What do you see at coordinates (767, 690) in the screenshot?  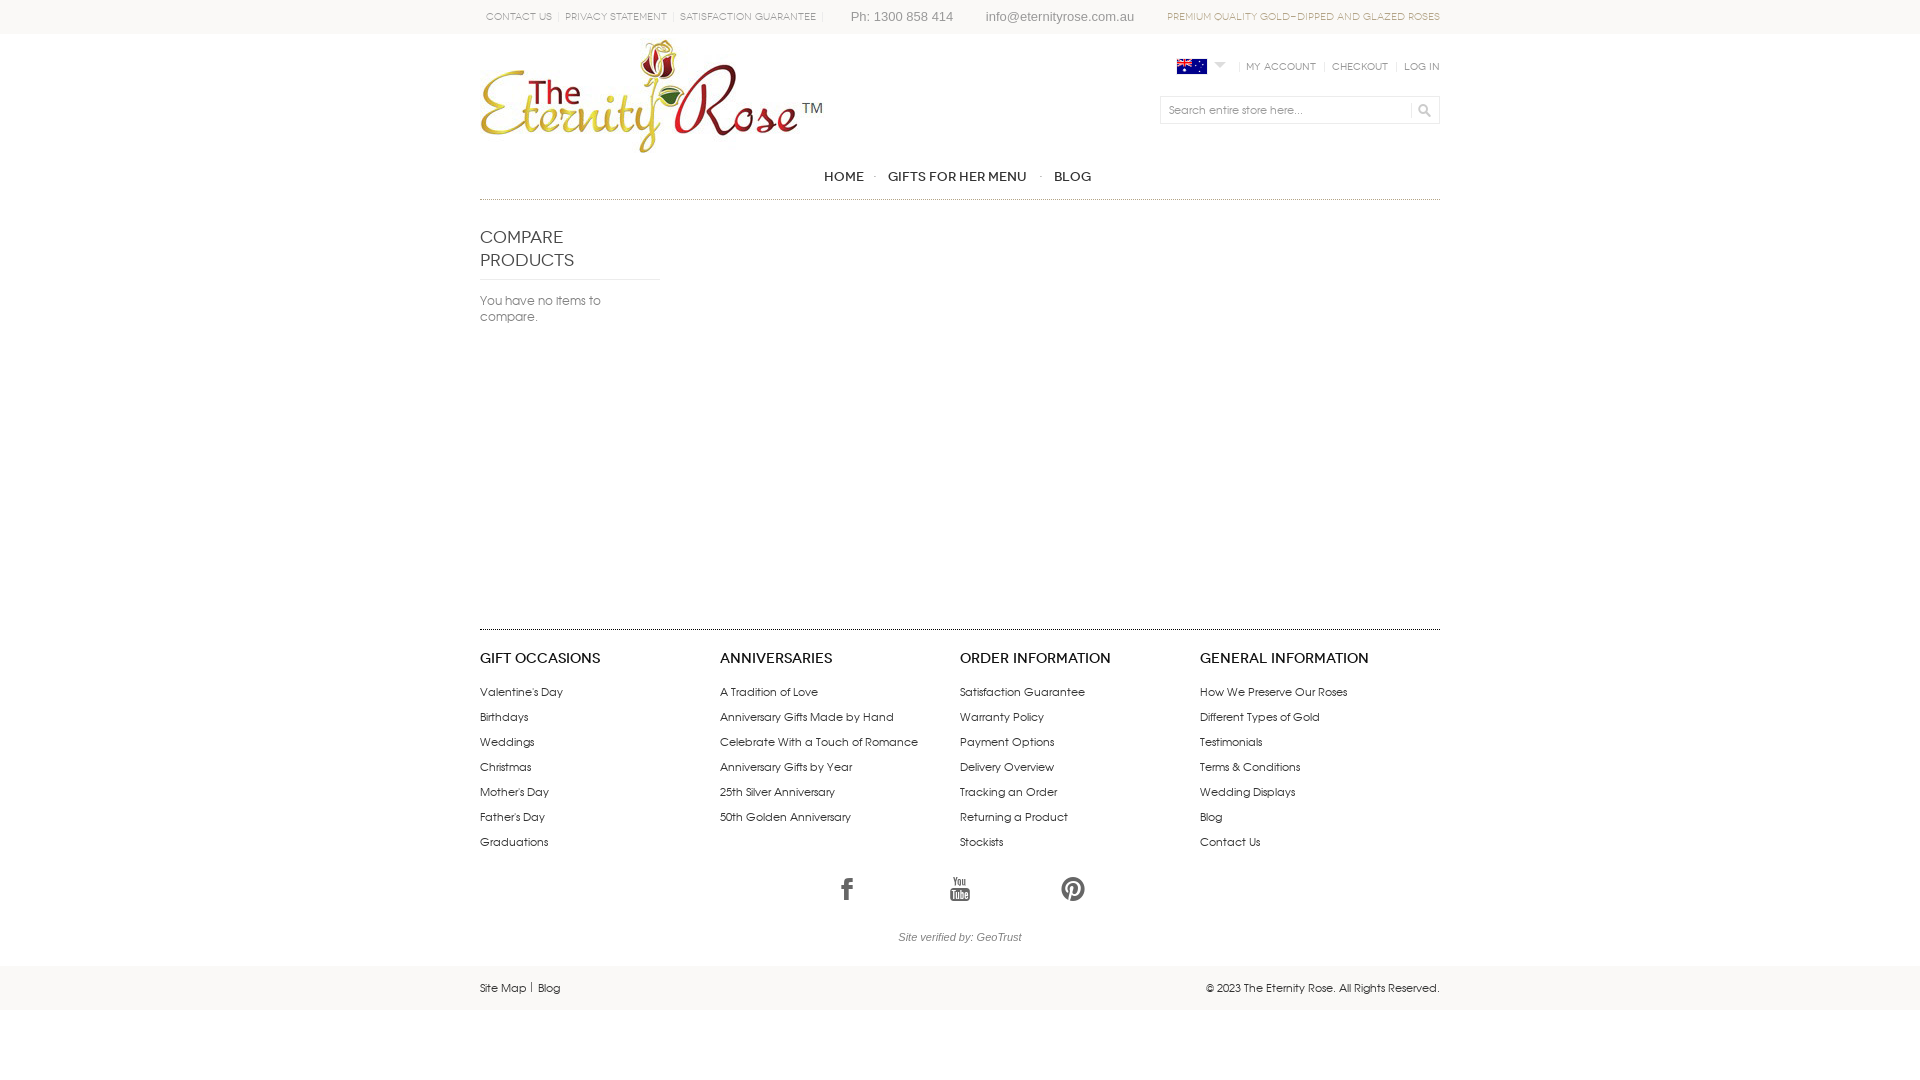 I see `'A Tradition of Love'` at bounding box center [767, 690].